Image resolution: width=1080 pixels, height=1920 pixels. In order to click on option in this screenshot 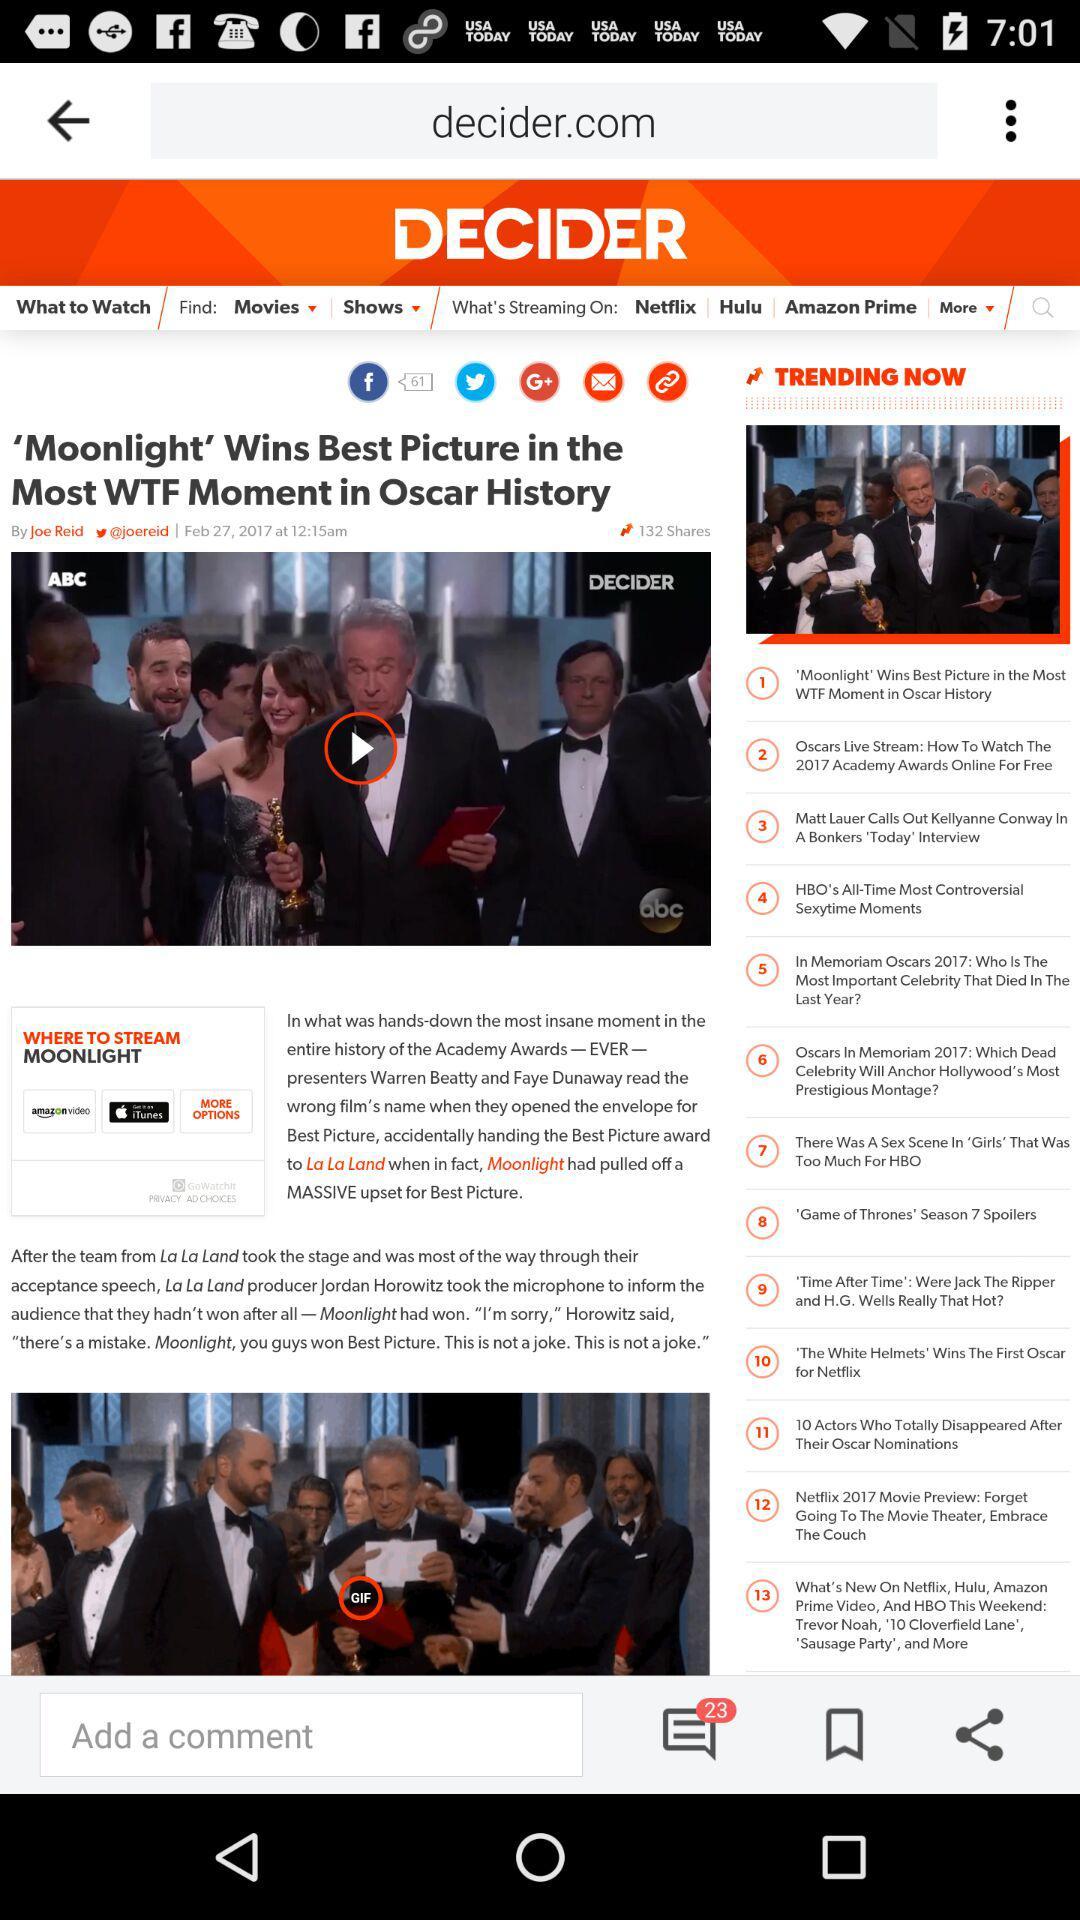, I will do `click(1009, 119)`.